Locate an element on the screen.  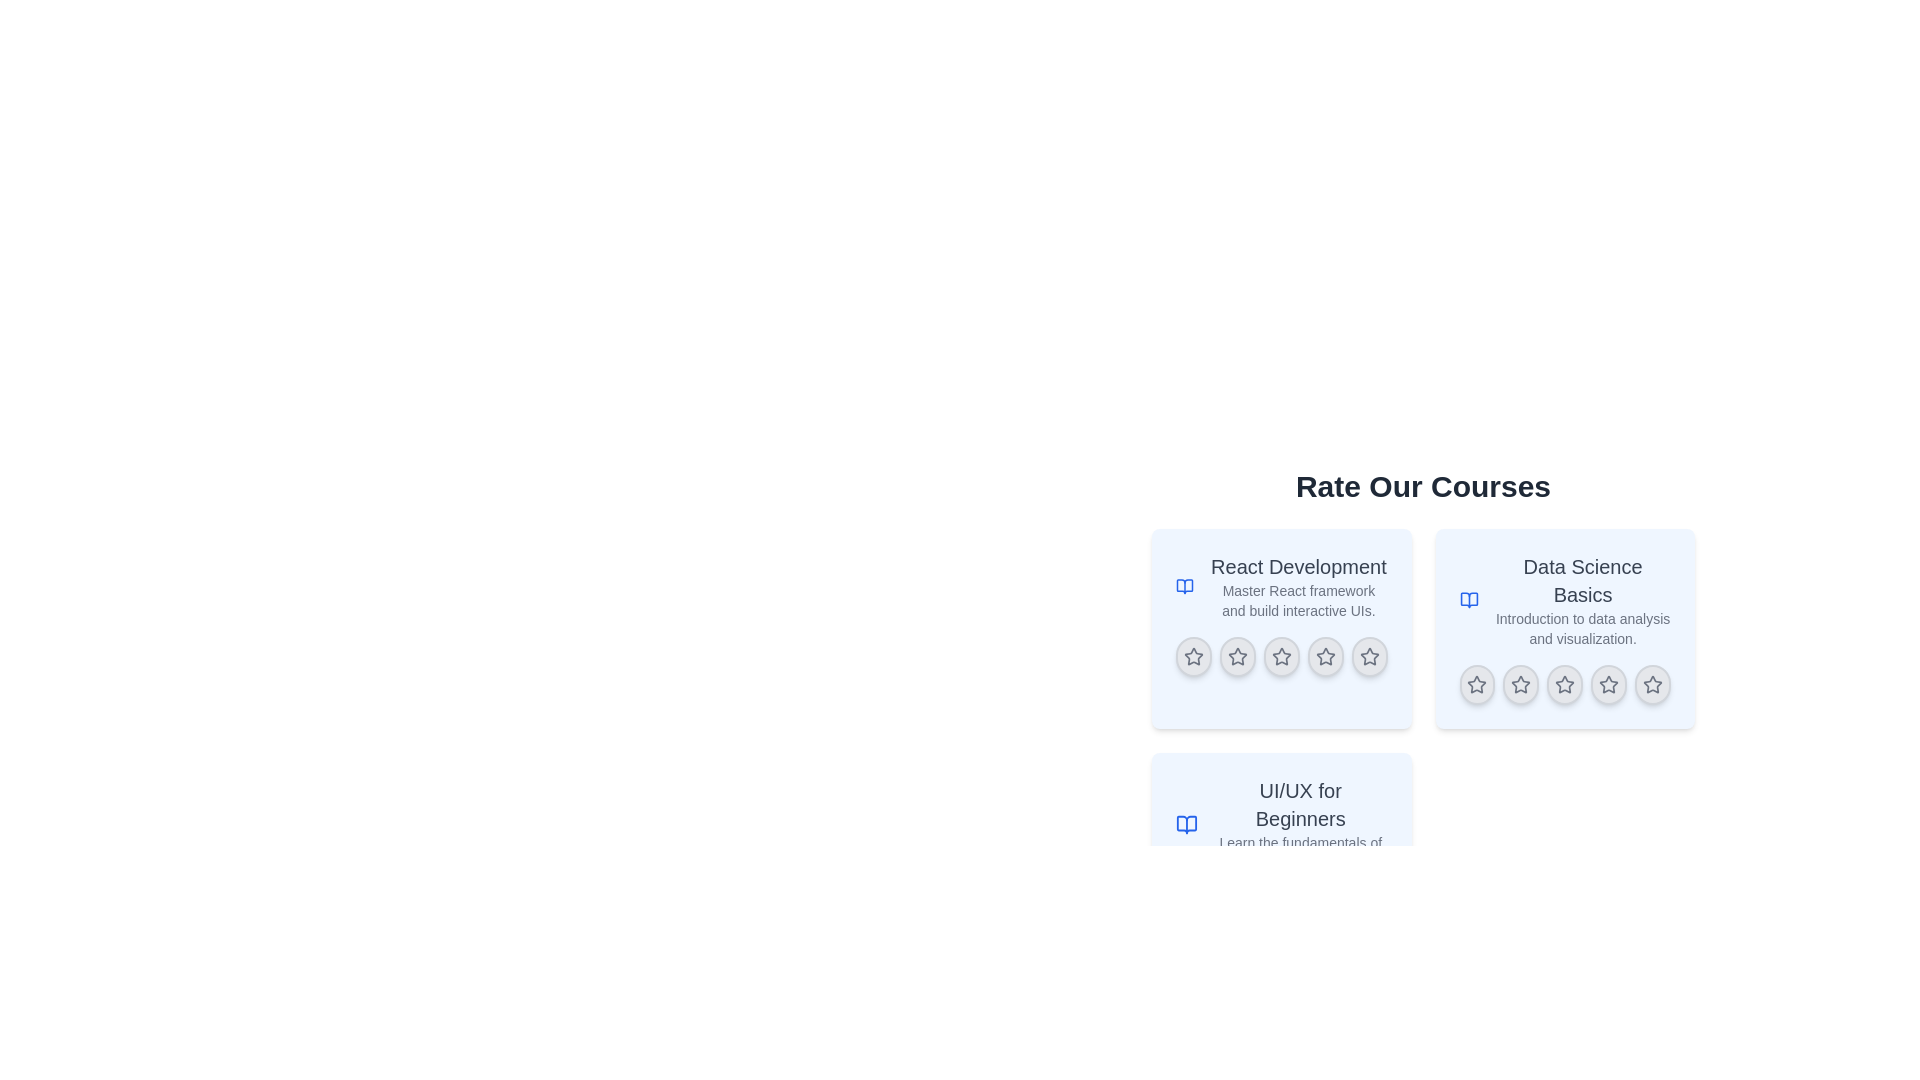
the third interactive star button located at the bottom of the 'Data Science Basics' card is located at coordinates (1564, 684).